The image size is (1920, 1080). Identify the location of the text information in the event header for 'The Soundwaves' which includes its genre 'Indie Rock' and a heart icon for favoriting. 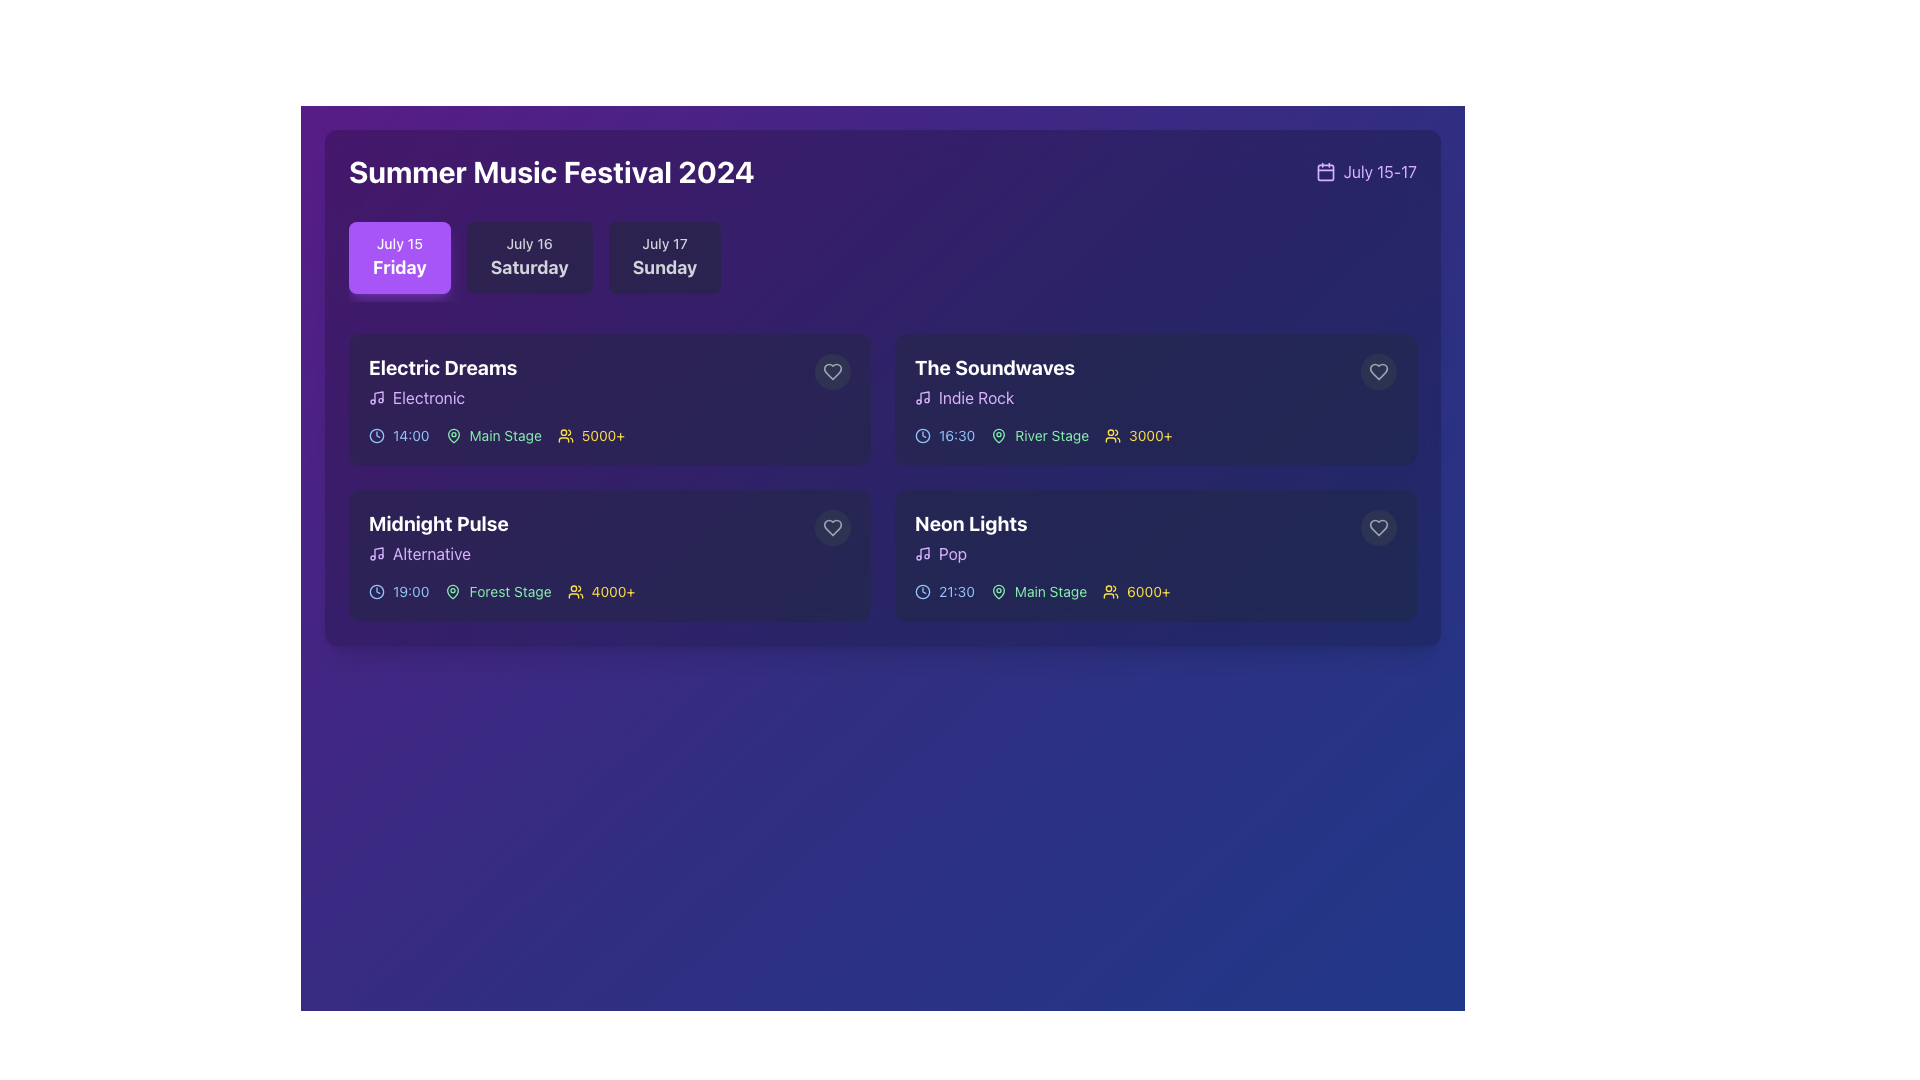
(1156, 381).